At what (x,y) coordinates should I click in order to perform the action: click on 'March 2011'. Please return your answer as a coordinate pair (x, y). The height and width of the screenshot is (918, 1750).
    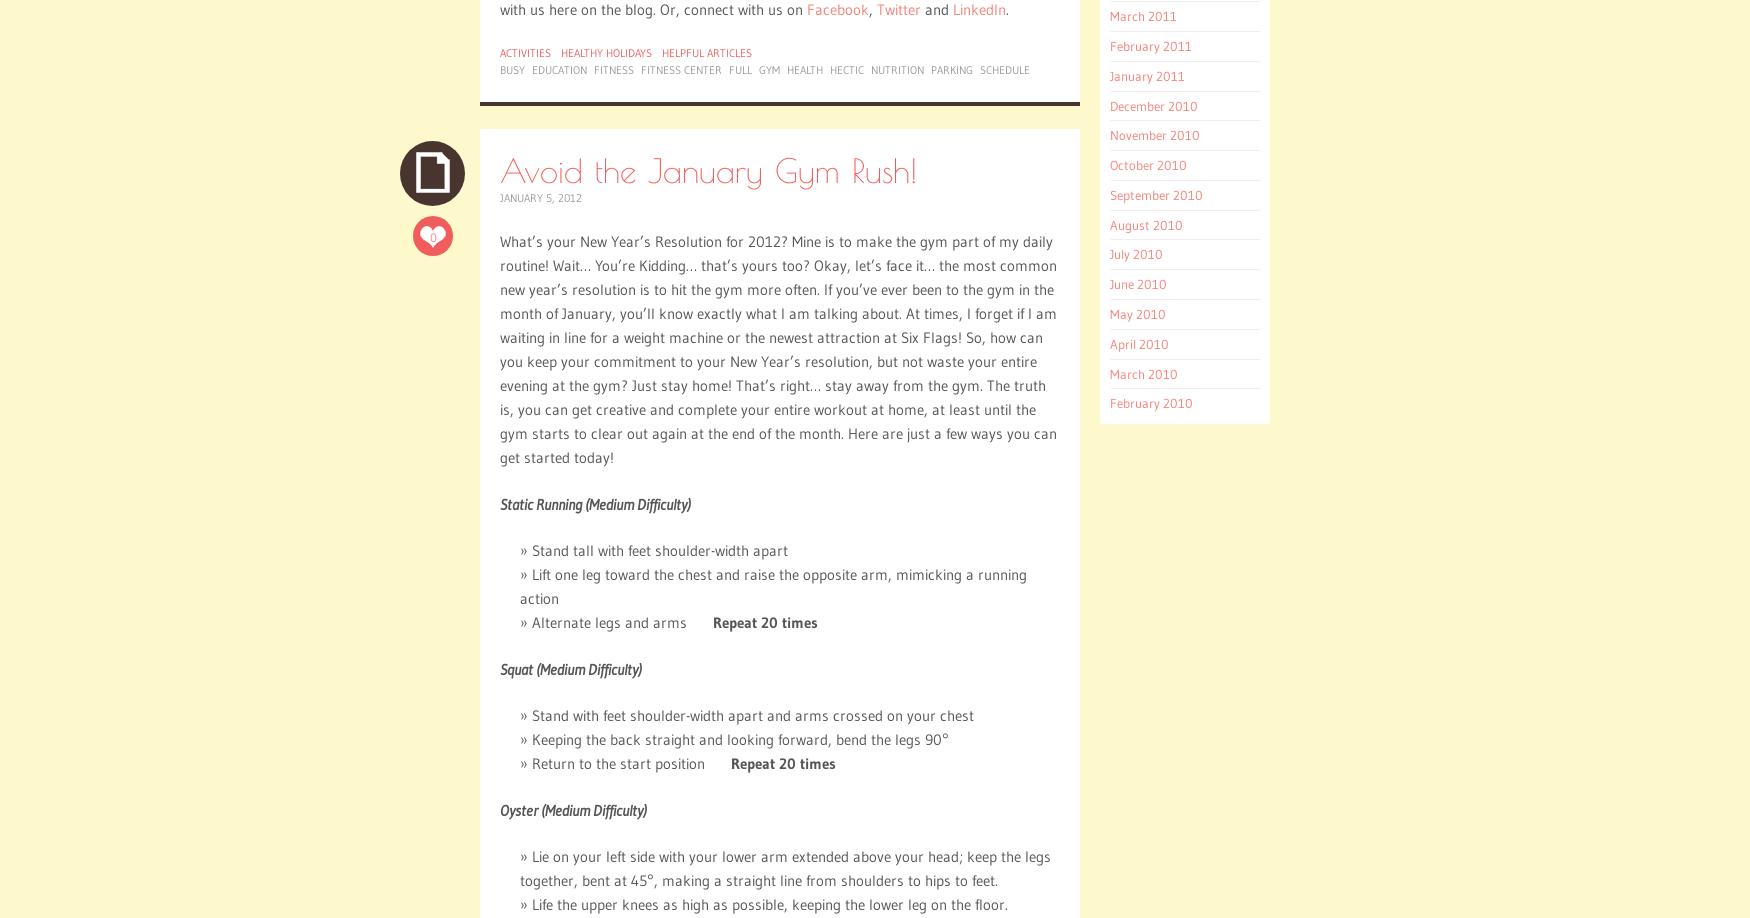
    Looking at the image, I should click on (1142, 15).